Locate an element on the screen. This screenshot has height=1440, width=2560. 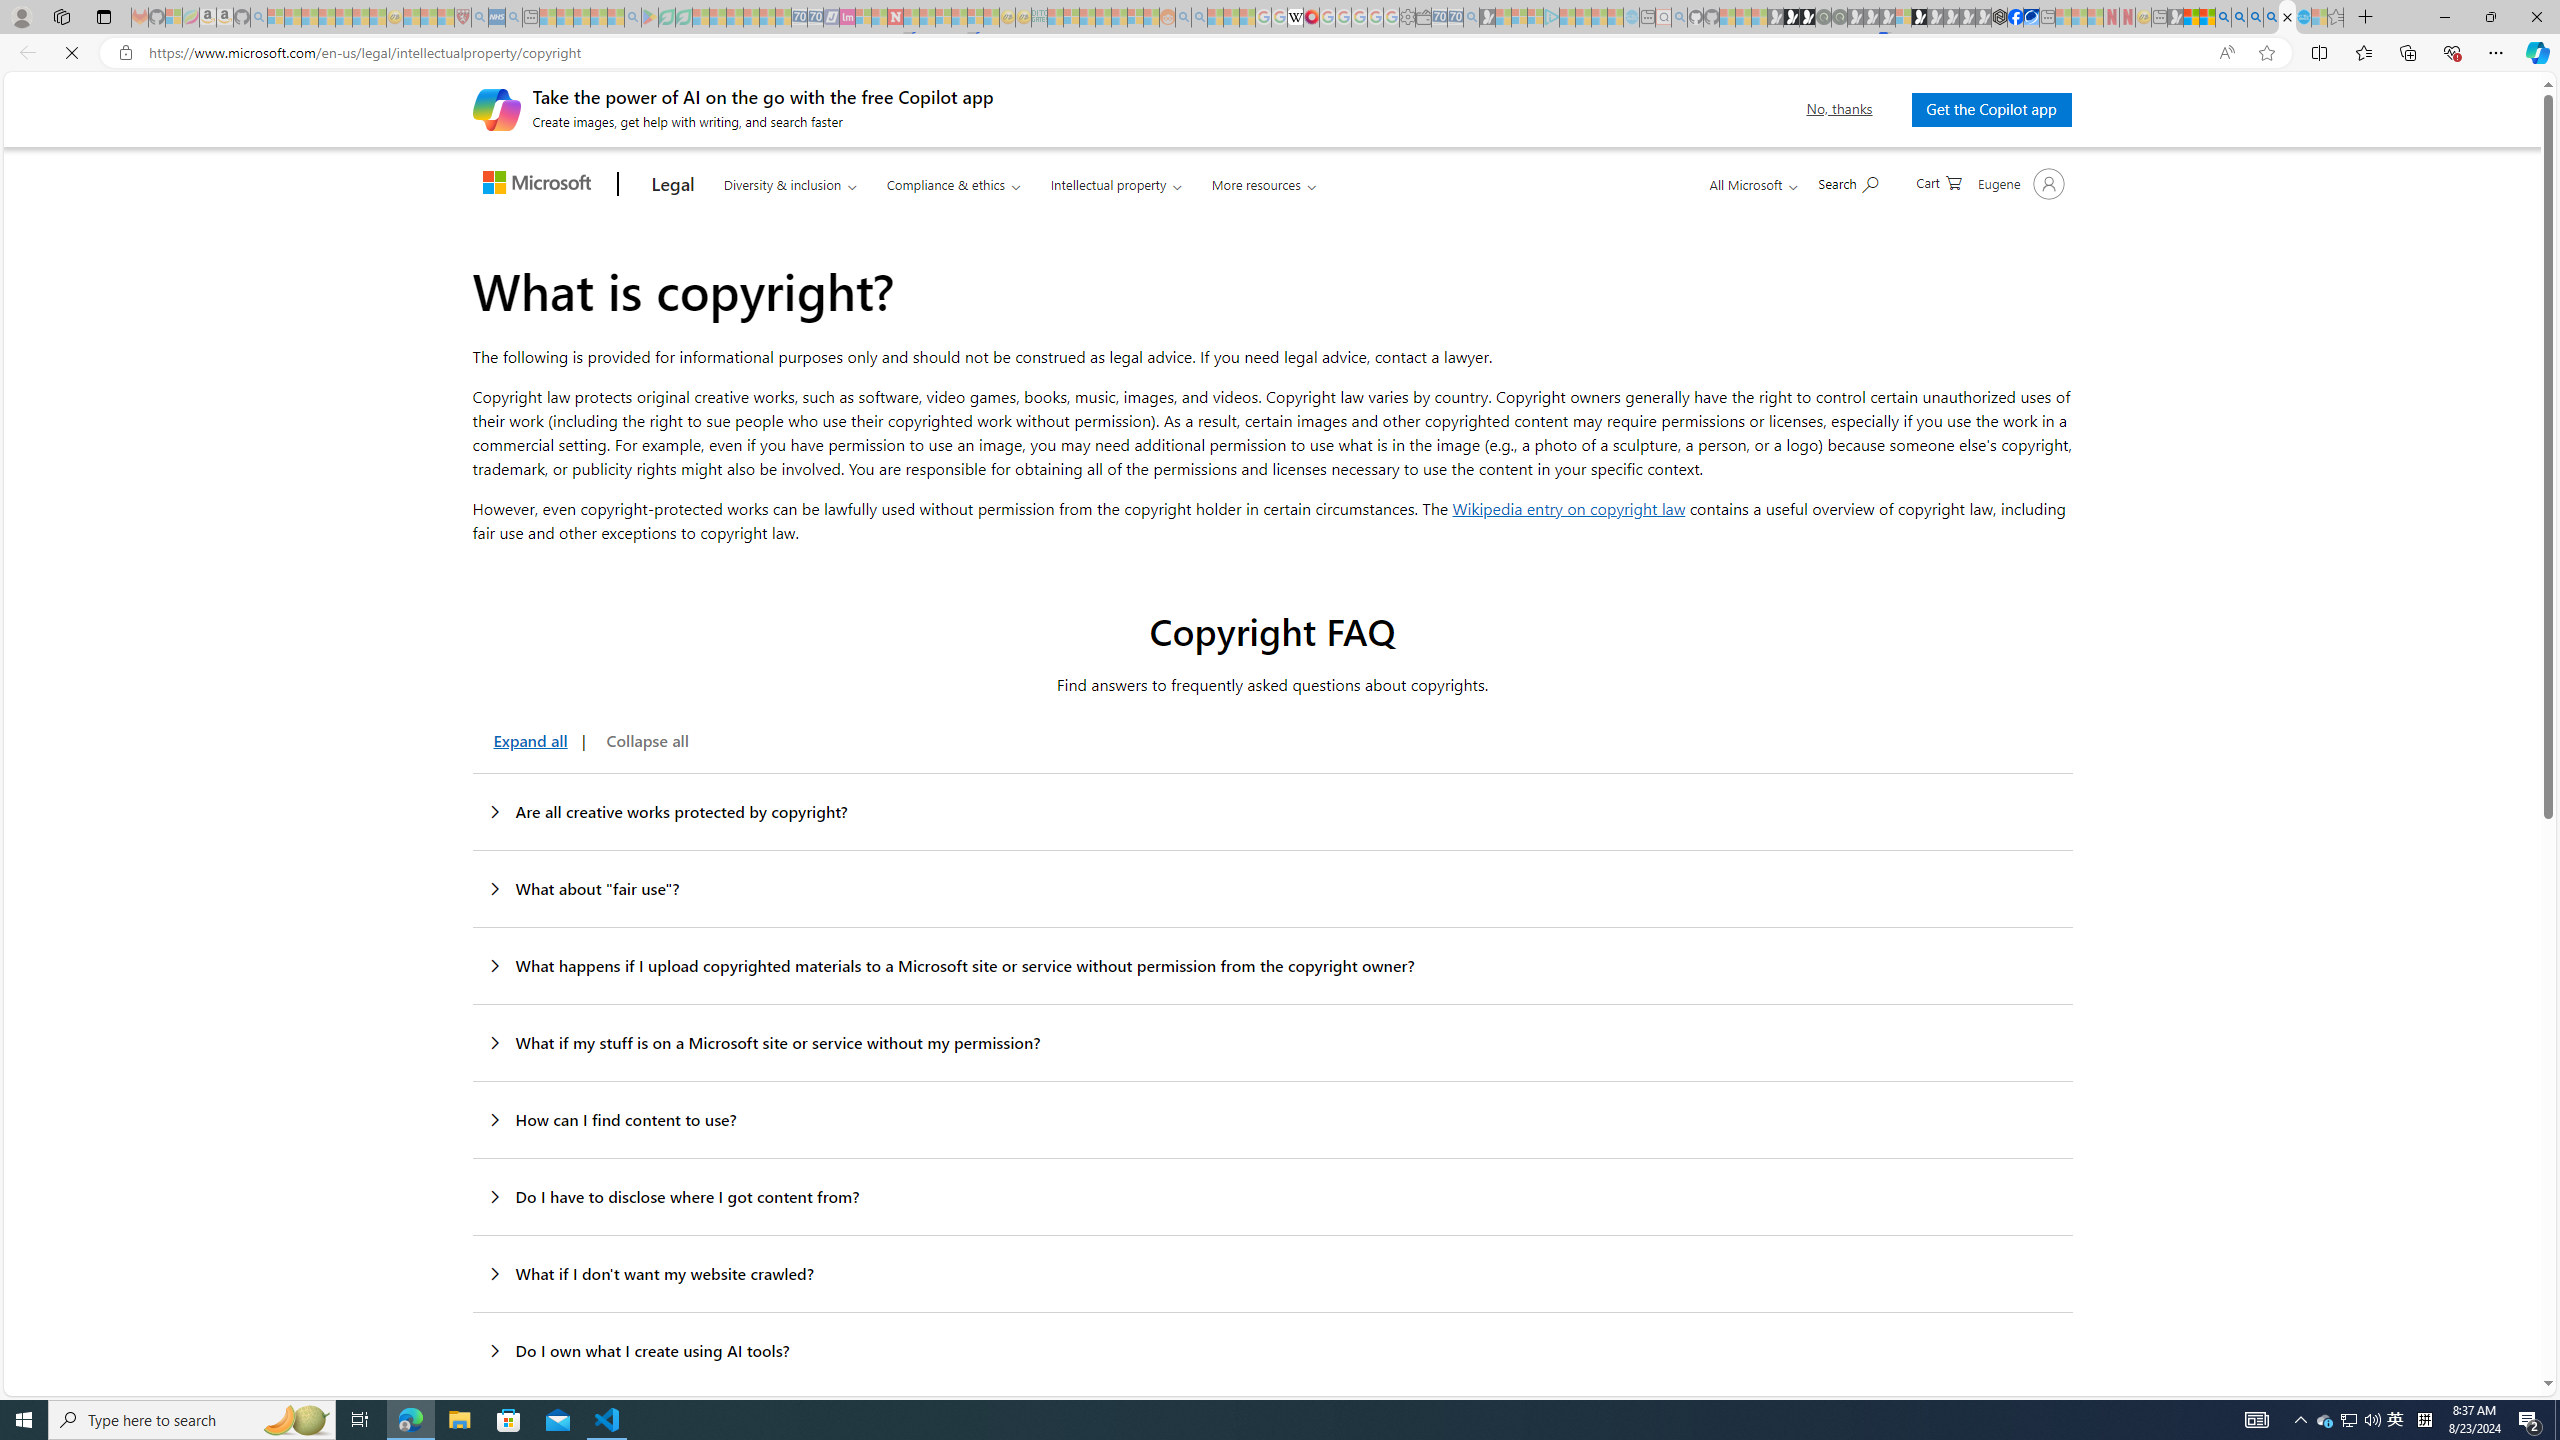
'Account manager for Eugene' is located at coordinates (2018, 183).